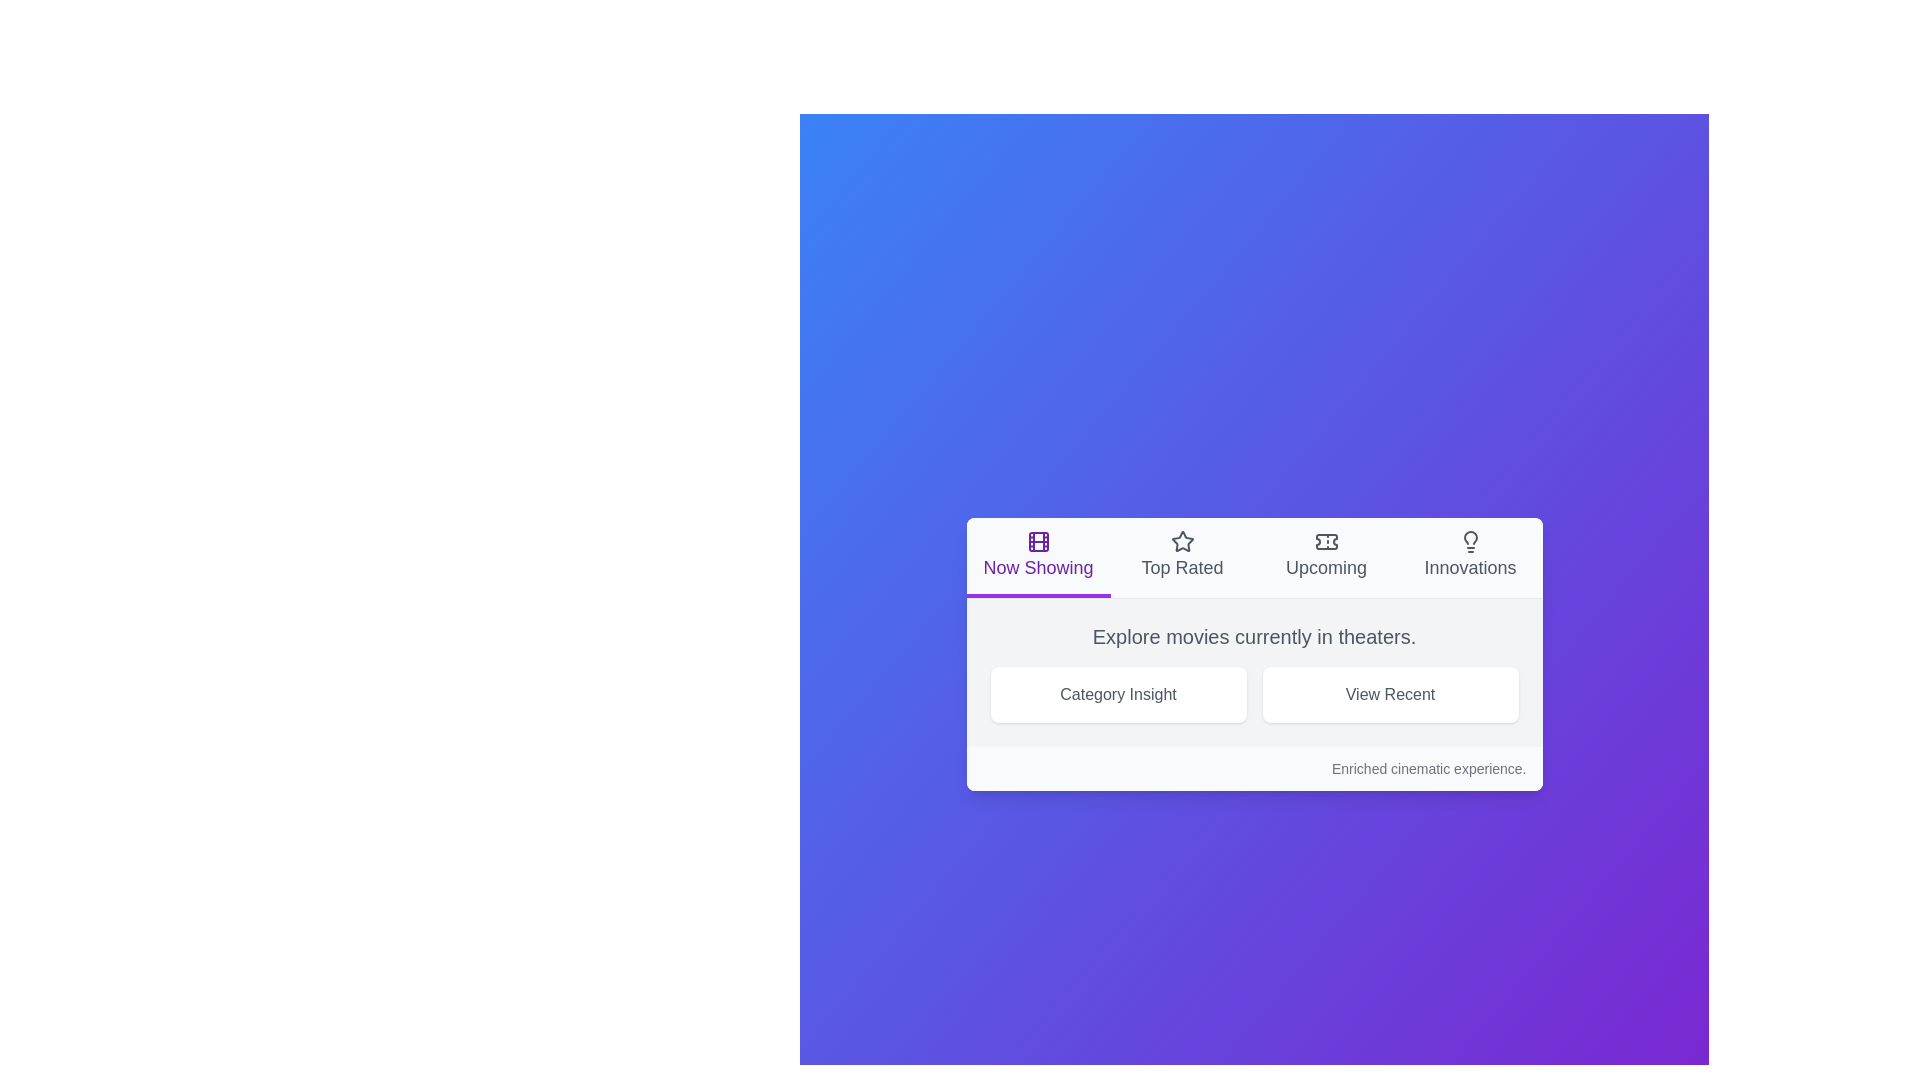  Describe the element at coordinates (1326, 557) in the screenshot. I see `the 'Upcoming' button located in the horizontal navigation bar, which is positioned between the 'Top Rated' and 'Innovations' tabs` at that location.